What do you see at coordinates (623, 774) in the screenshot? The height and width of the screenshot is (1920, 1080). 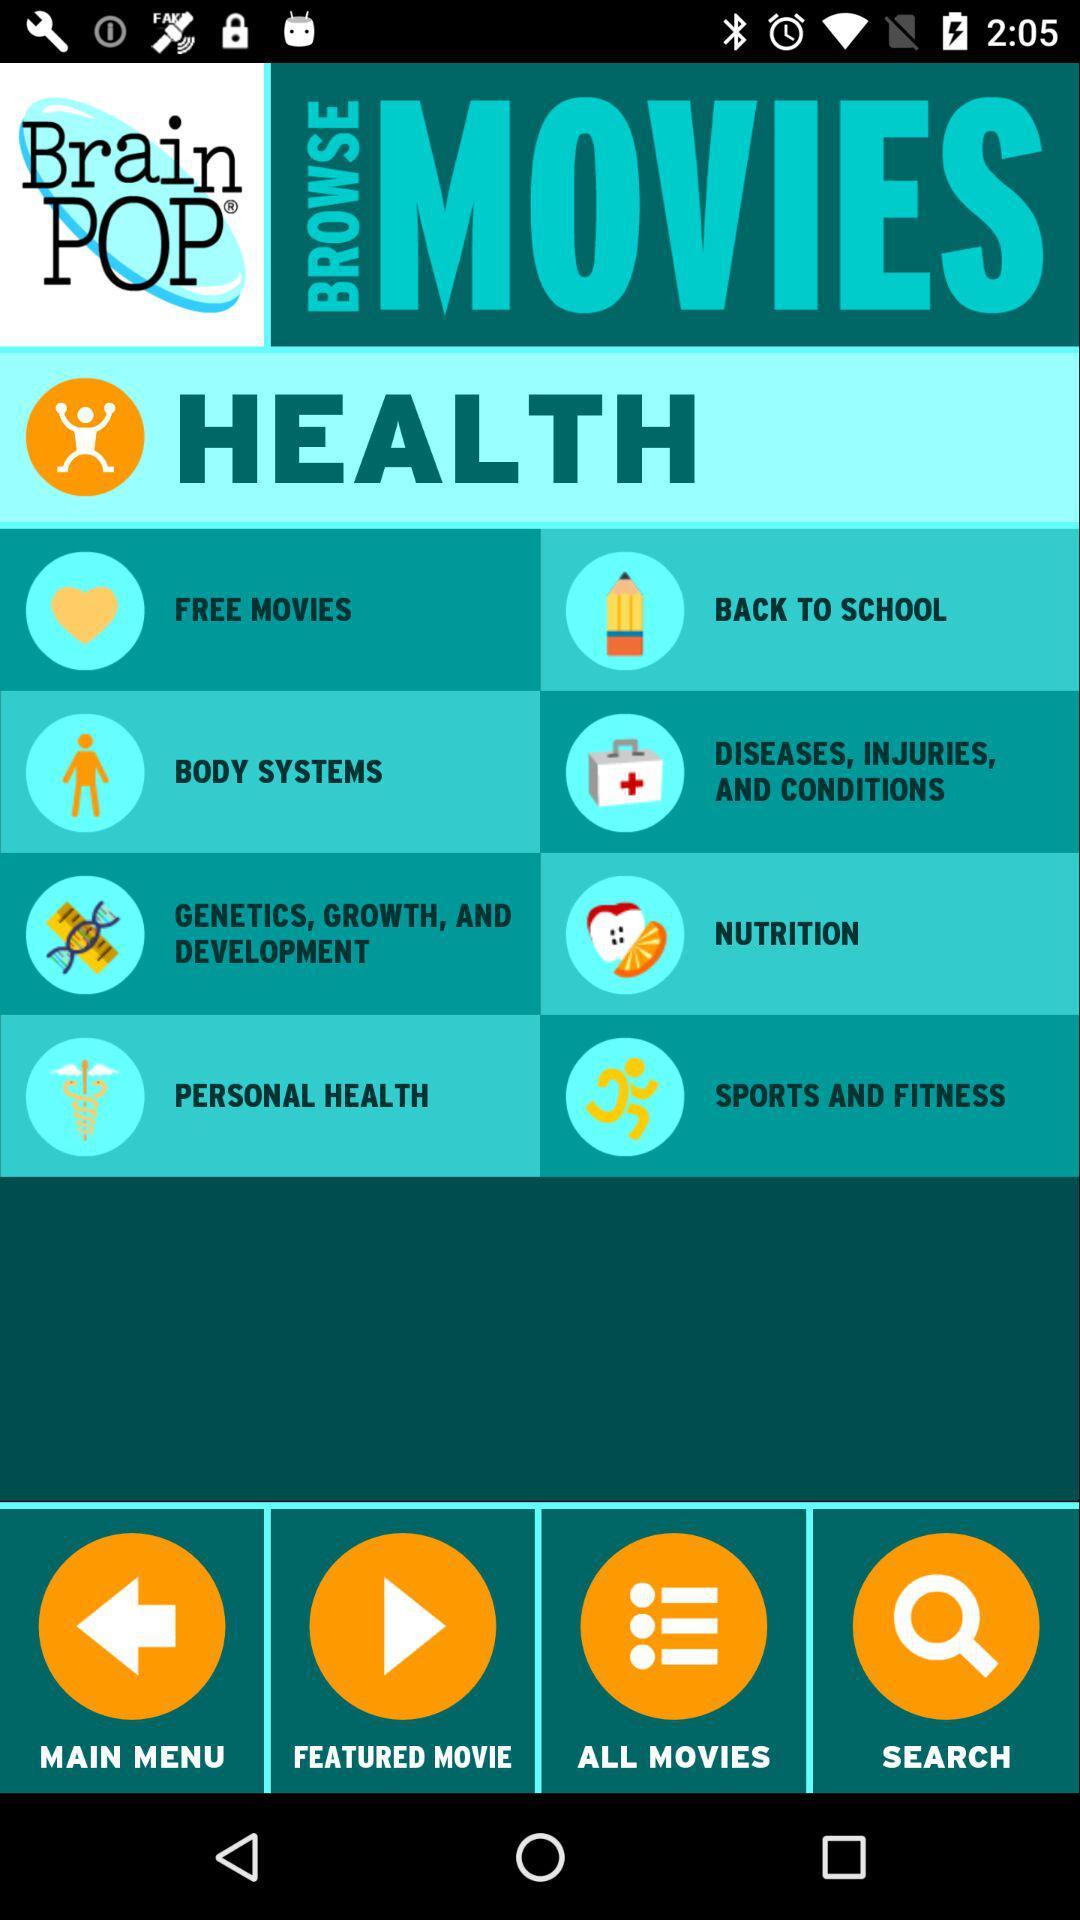 I see `app next to the diseases injuries and app` at bounding box center [623, 774].